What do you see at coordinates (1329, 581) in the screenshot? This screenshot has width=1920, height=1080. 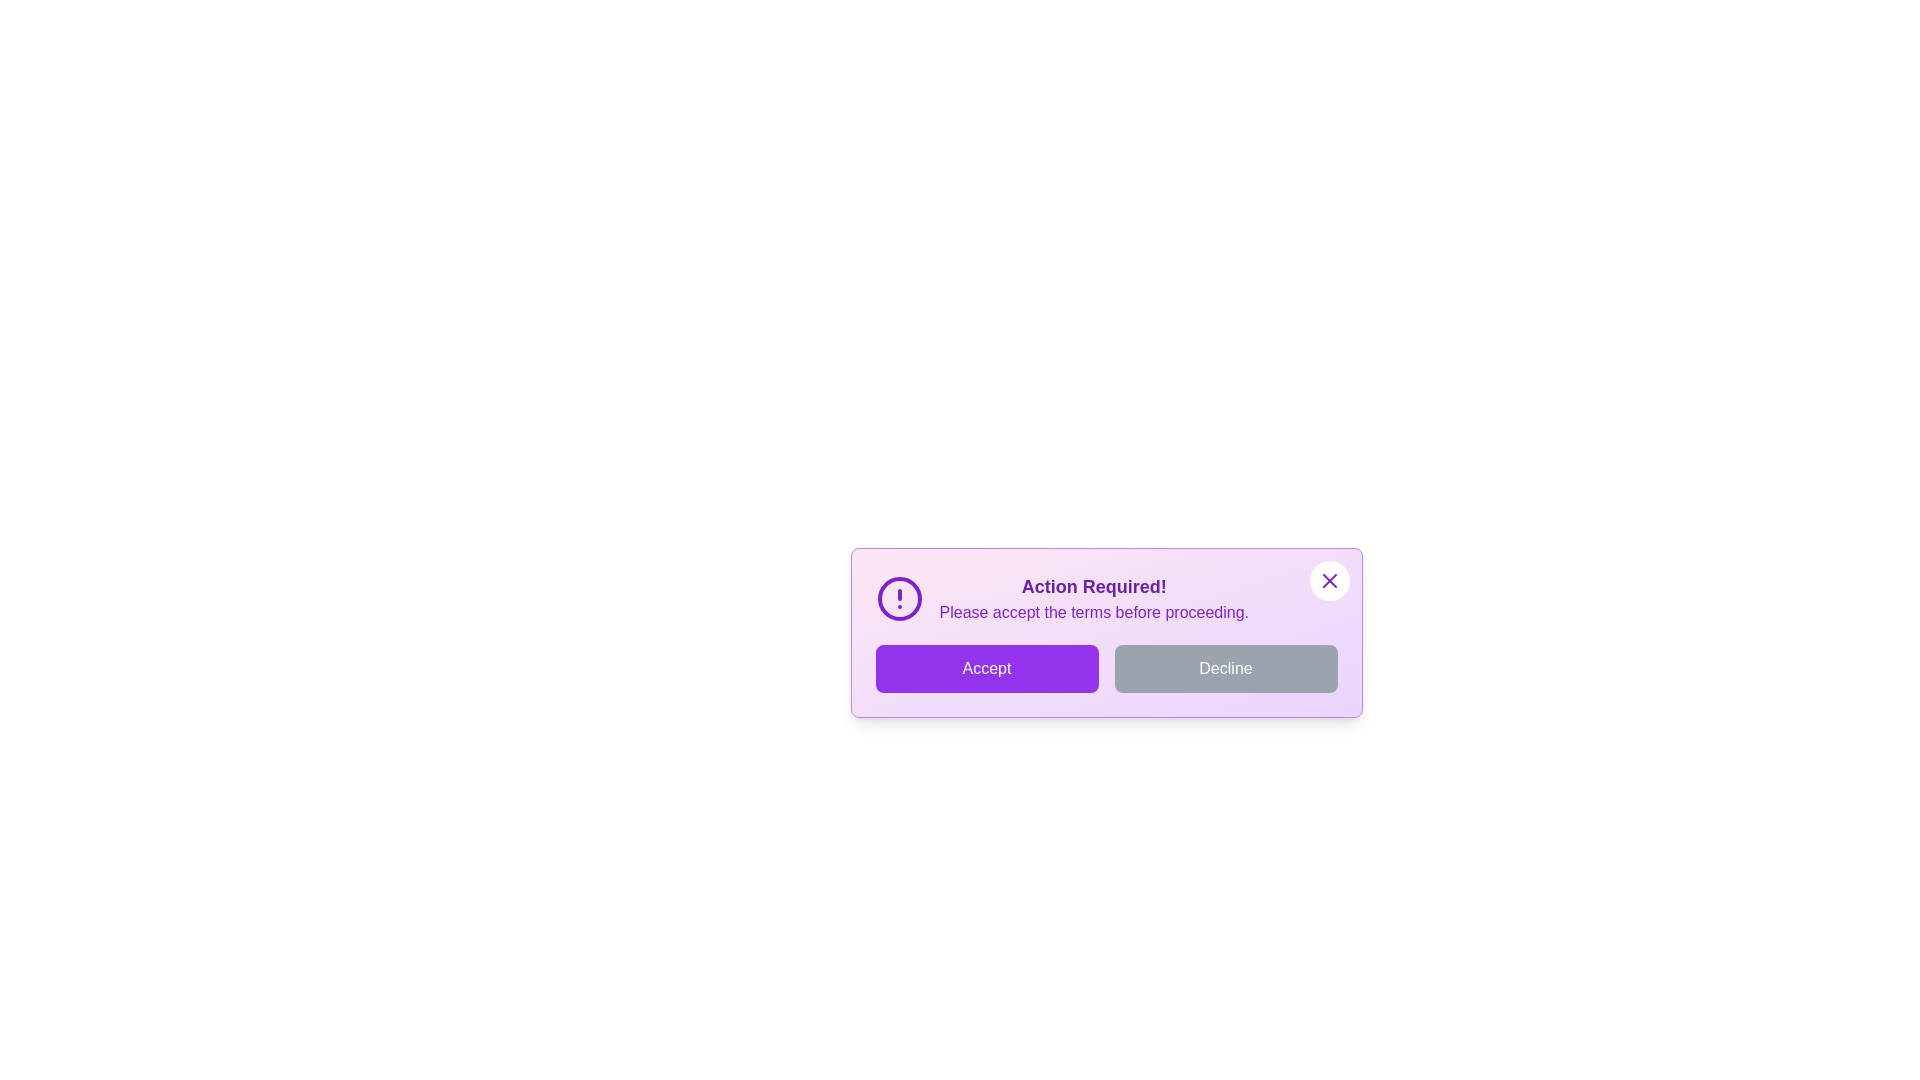 I see `the close button to observe the hover effects` at bounding box center [1329, 581].